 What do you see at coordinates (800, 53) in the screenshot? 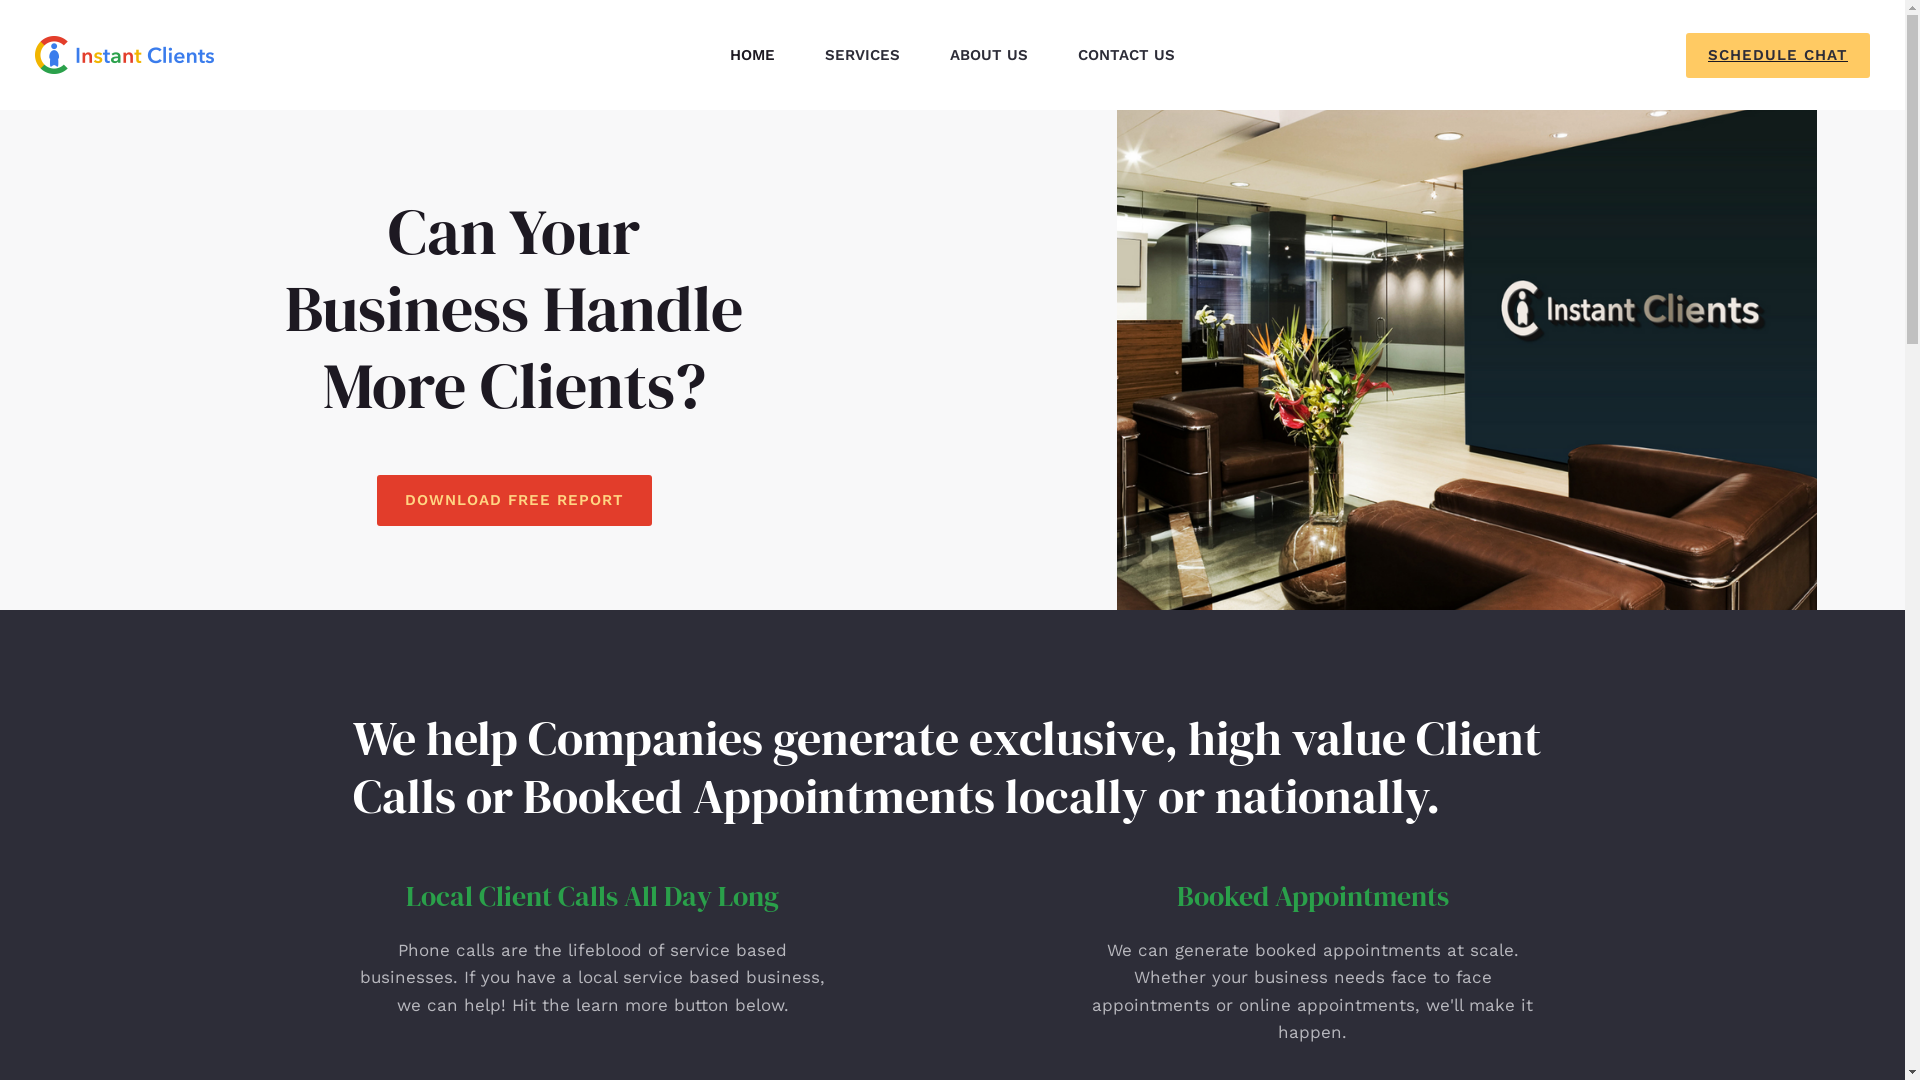
I see `'SERVICES'` at bounding box center [800, 53].